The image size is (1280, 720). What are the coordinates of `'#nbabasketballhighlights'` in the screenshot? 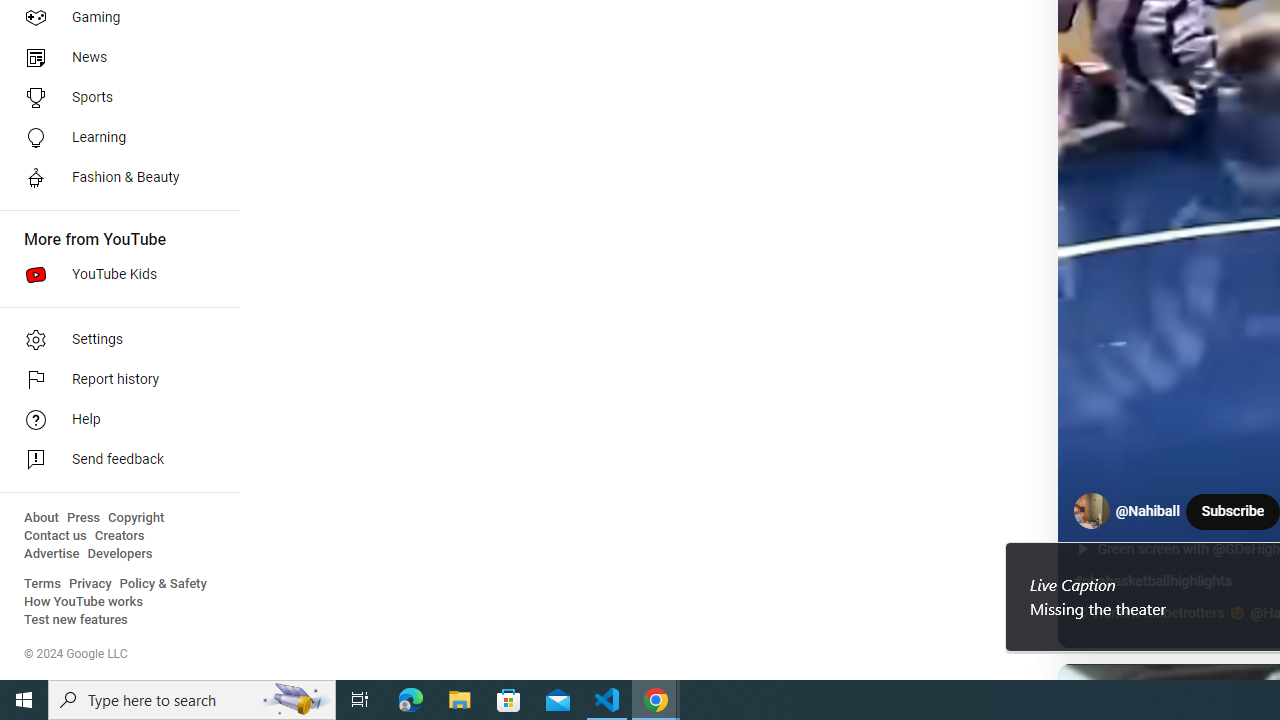 It's located at (1152, 581).